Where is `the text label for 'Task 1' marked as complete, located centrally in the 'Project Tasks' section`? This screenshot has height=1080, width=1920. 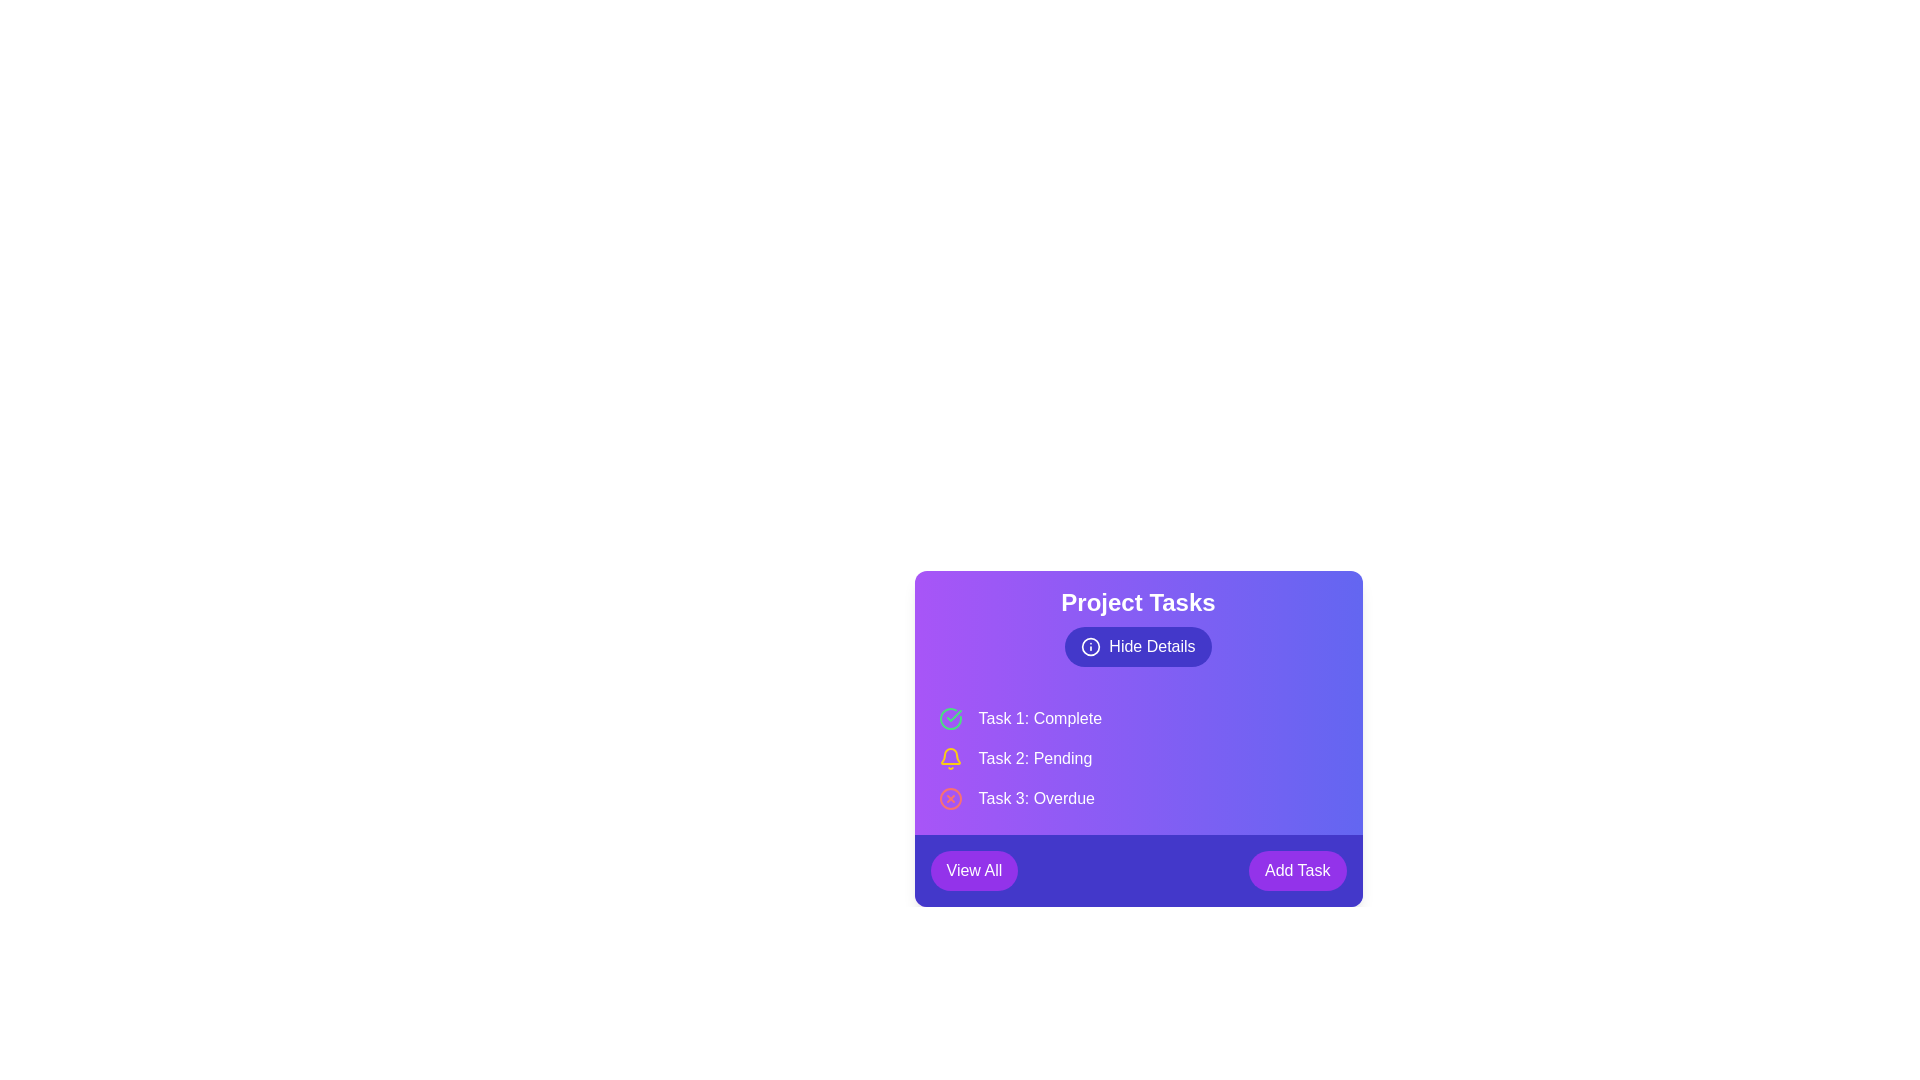 the text label for 'Task 1' marked as complete, located centrally in the 'Project Tasks' section is located at coordinates (1040, 717).